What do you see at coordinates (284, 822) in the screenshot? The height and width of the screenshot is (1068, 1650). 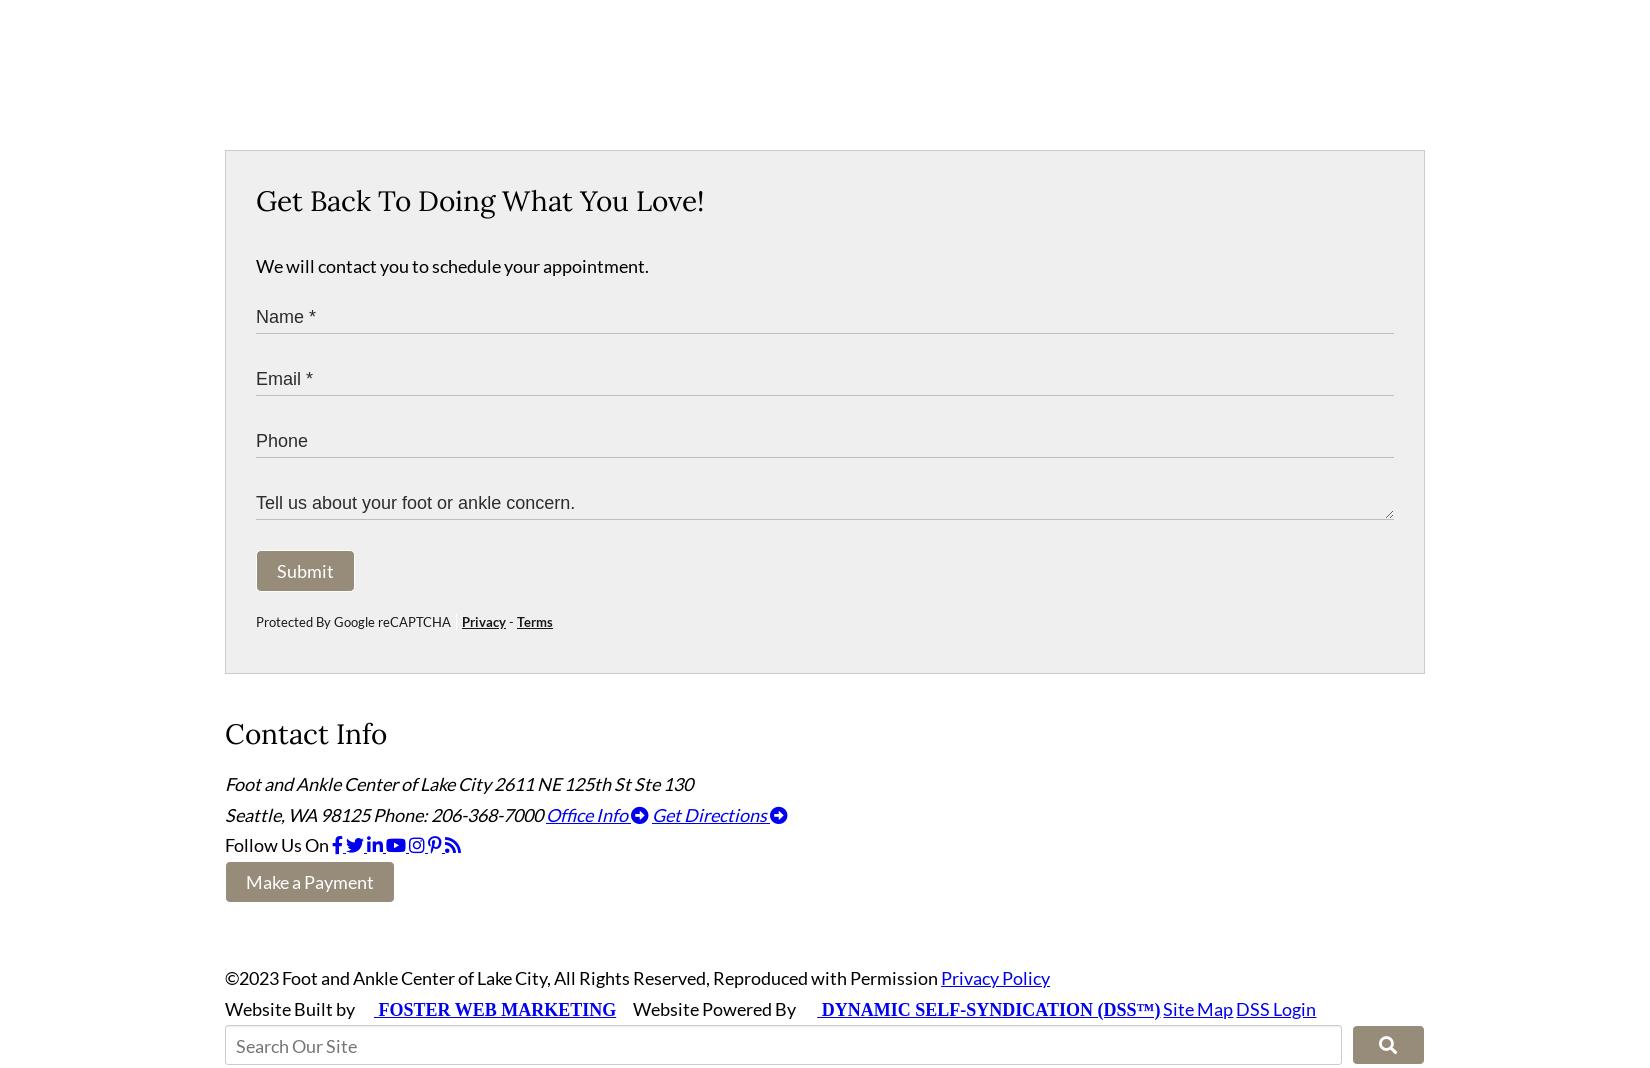 I see `','` at bounding box center [284, 822].